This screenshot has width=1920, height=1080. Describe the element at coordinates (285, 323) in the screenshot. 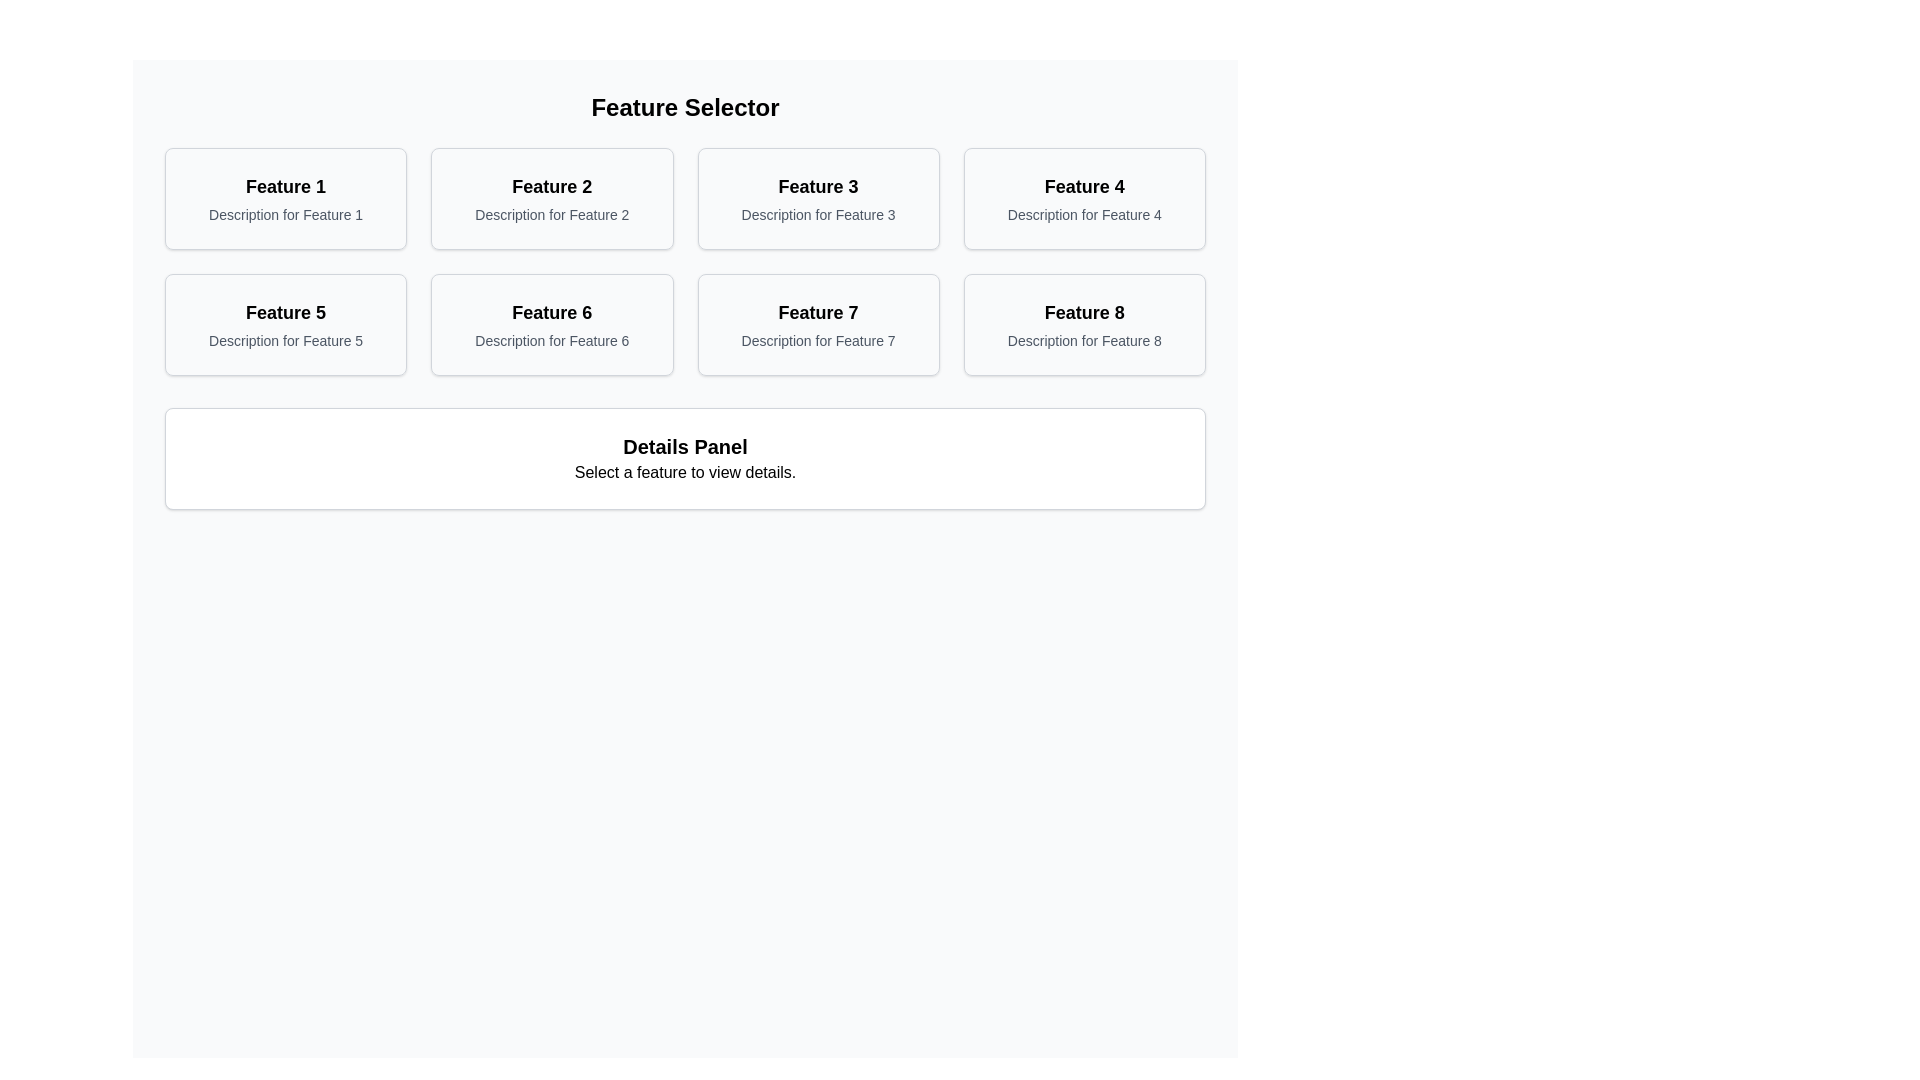

I see `the first card in the second row of a 4x2 grid layout` at that location.